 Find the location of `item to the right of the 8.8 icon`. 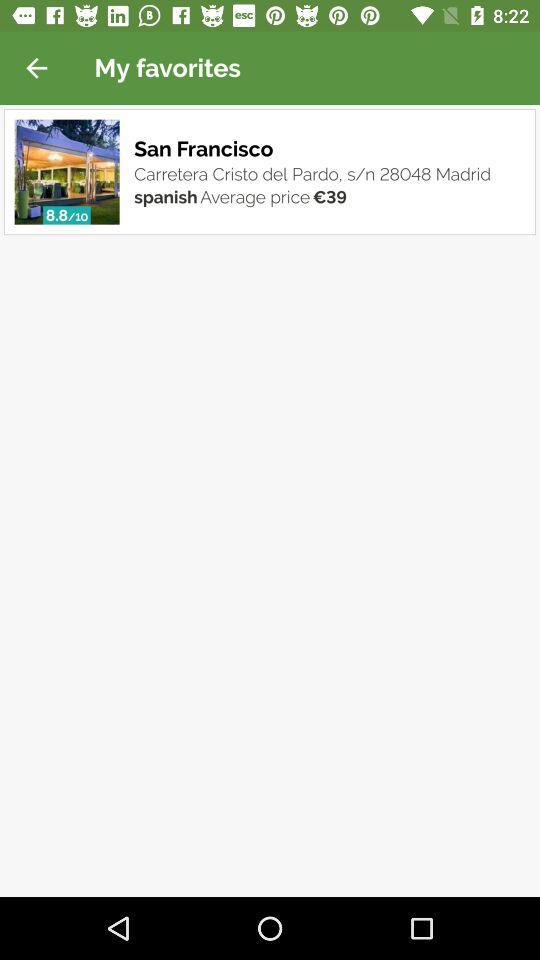

item to the right of the 8.8 icon is located at coordinates (76, 217).